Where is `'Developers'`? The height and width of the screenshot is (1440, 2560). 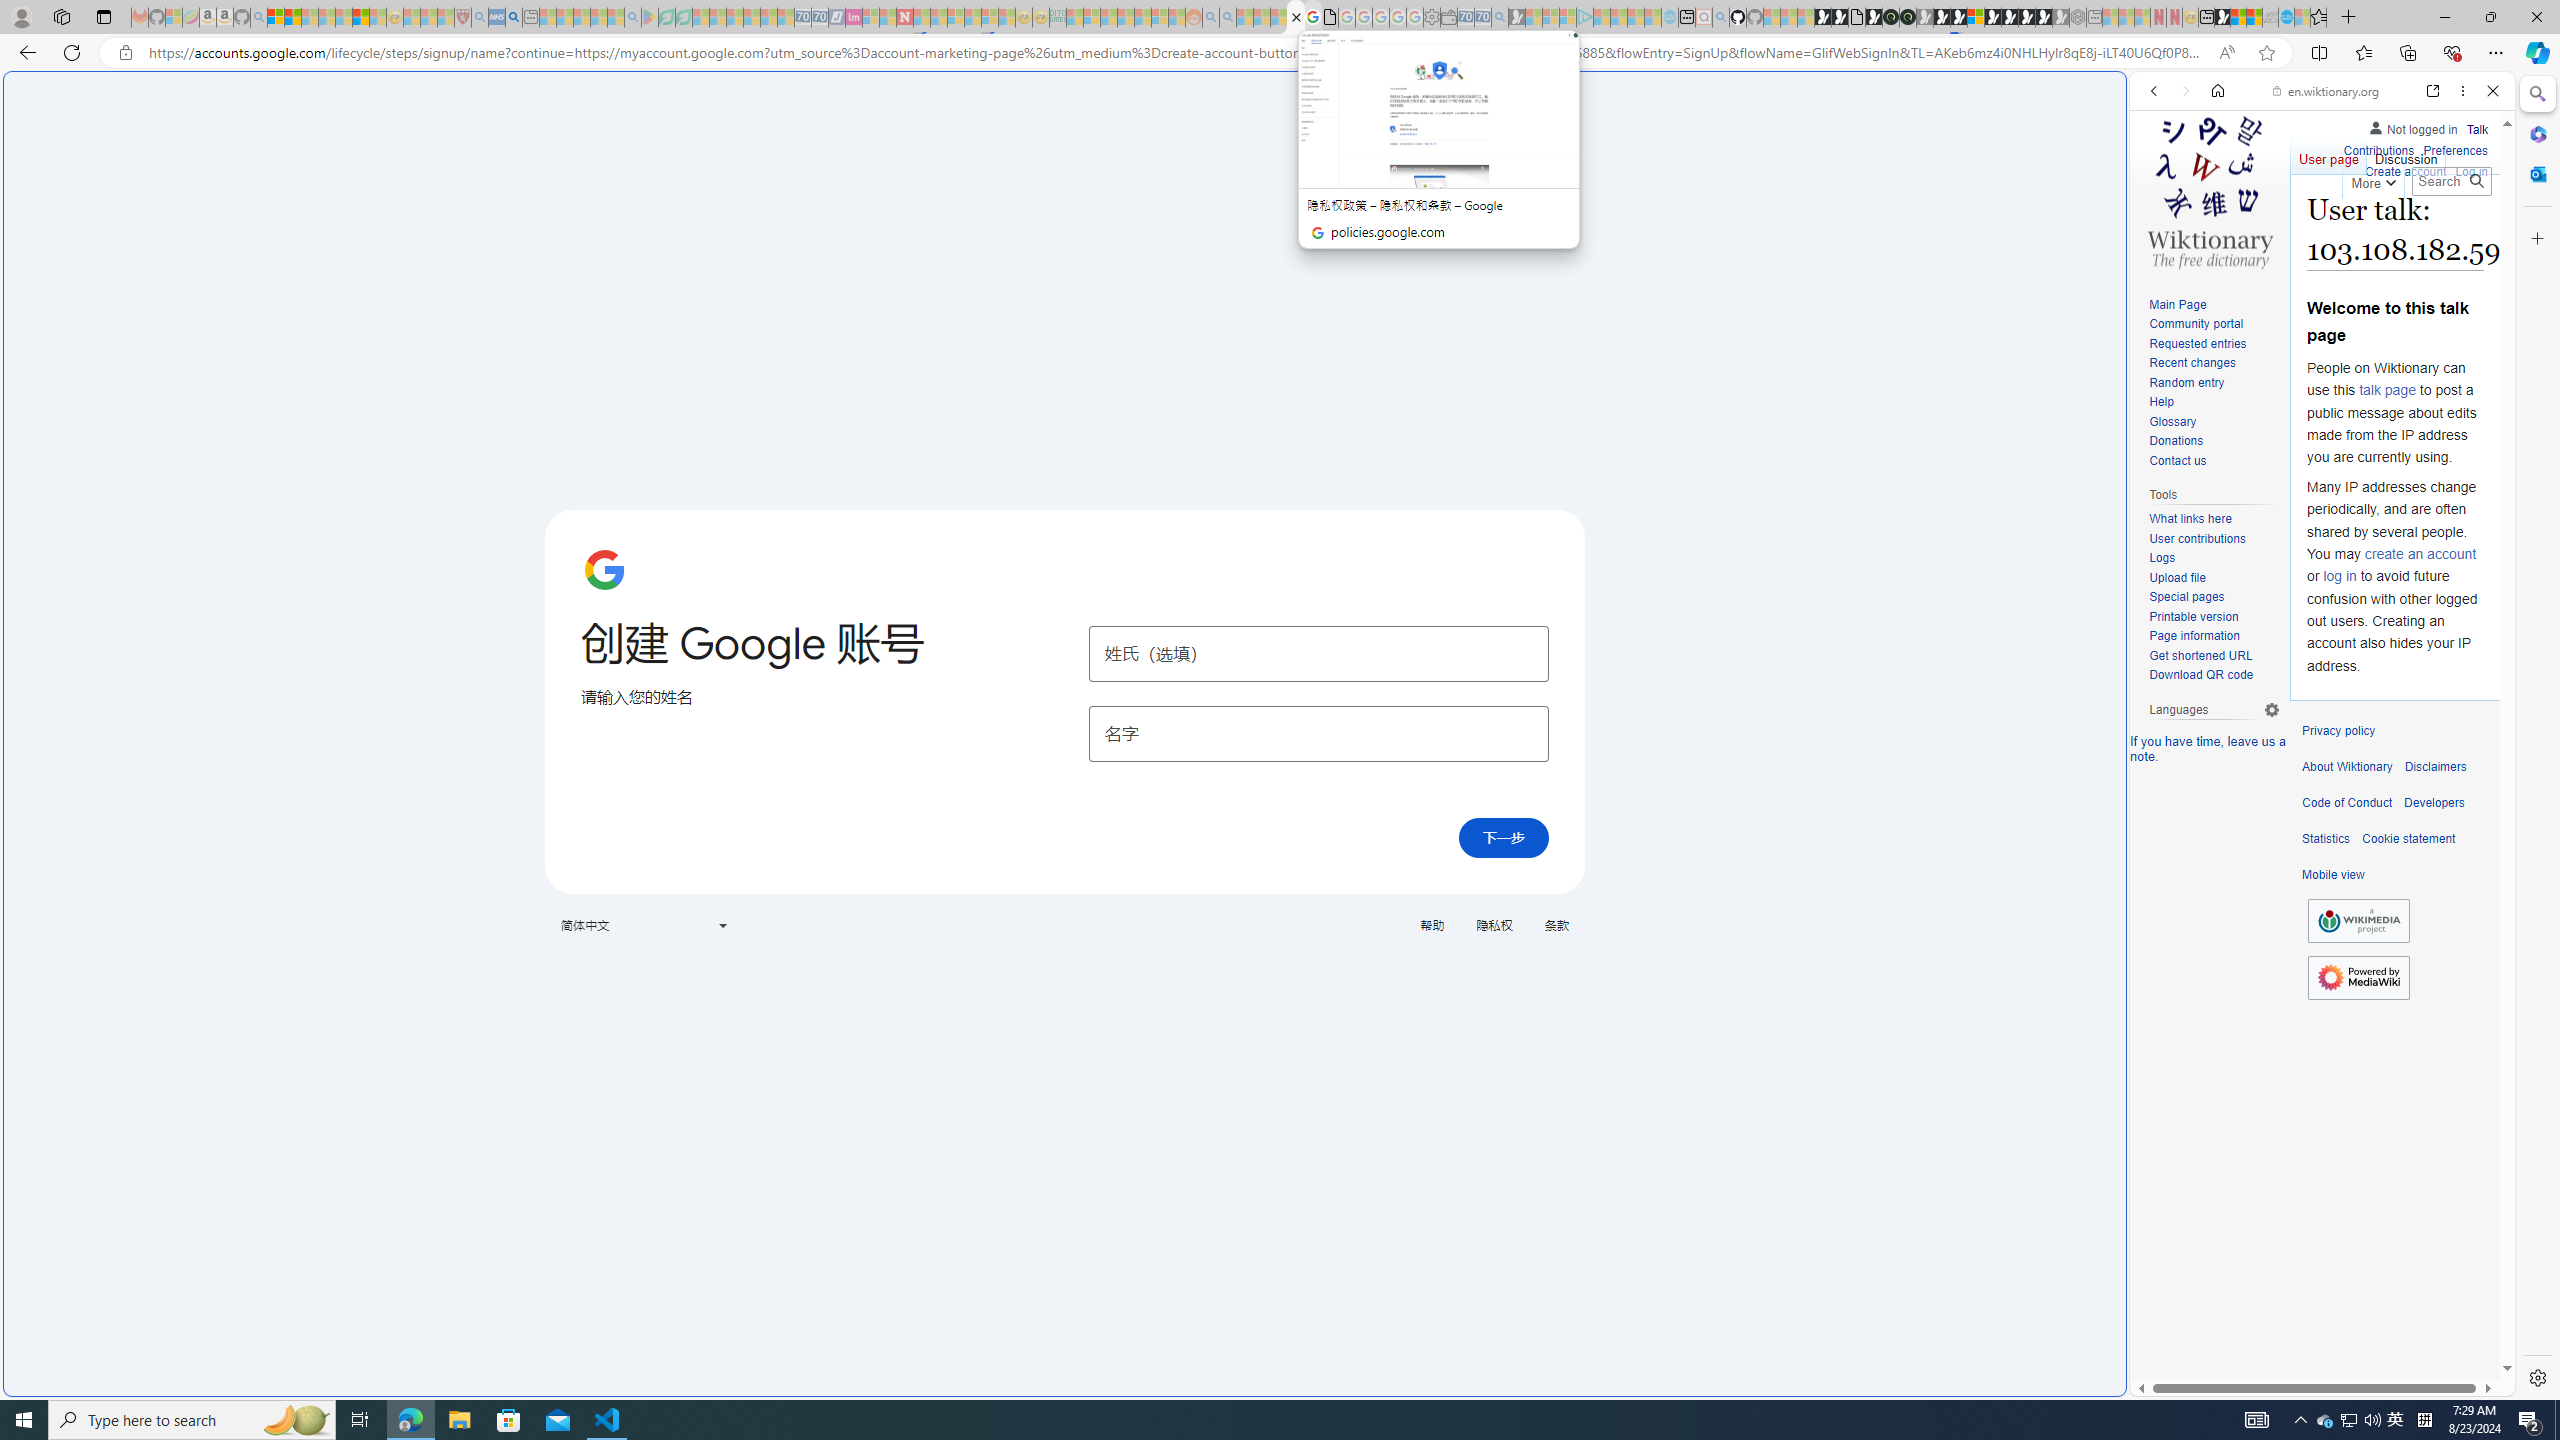 'Developers' is located at coordinates (2433, 803).